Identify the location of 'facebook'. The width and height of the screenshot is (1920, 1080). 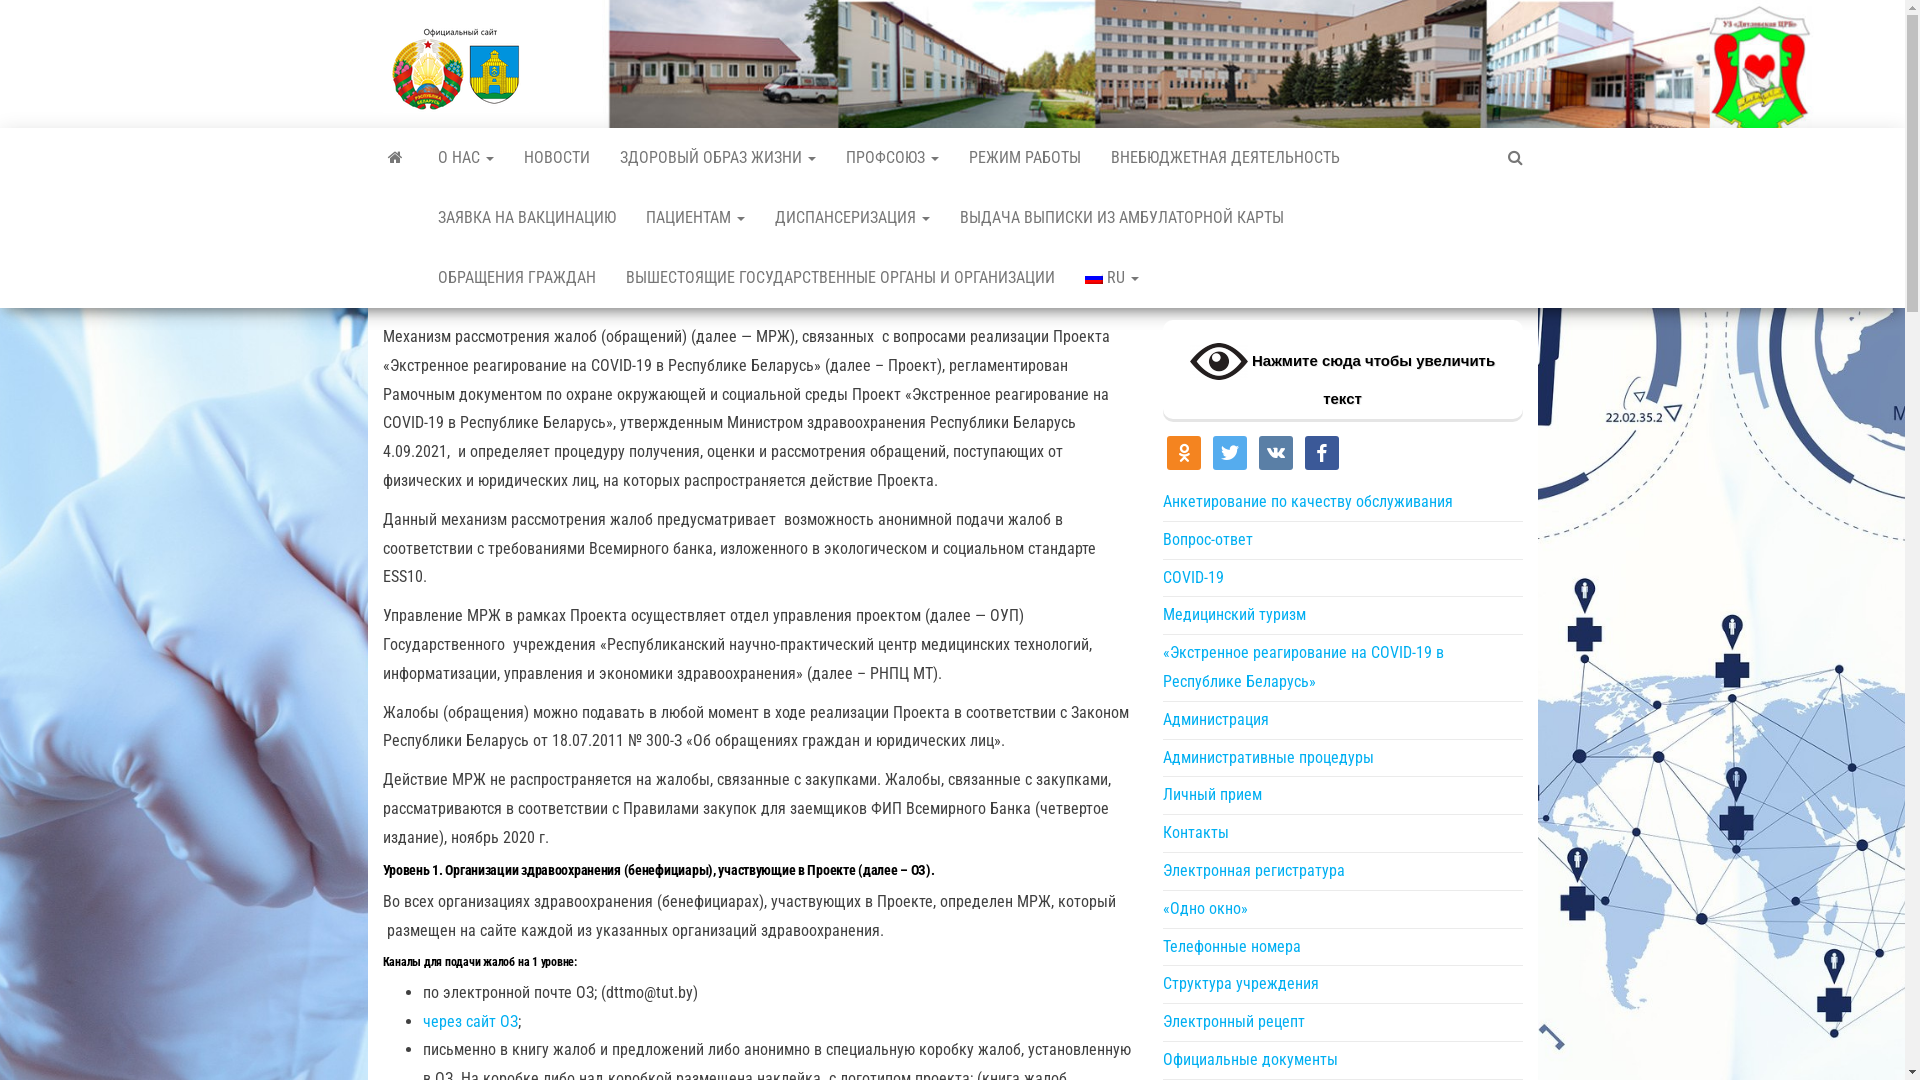
(1320, 451).